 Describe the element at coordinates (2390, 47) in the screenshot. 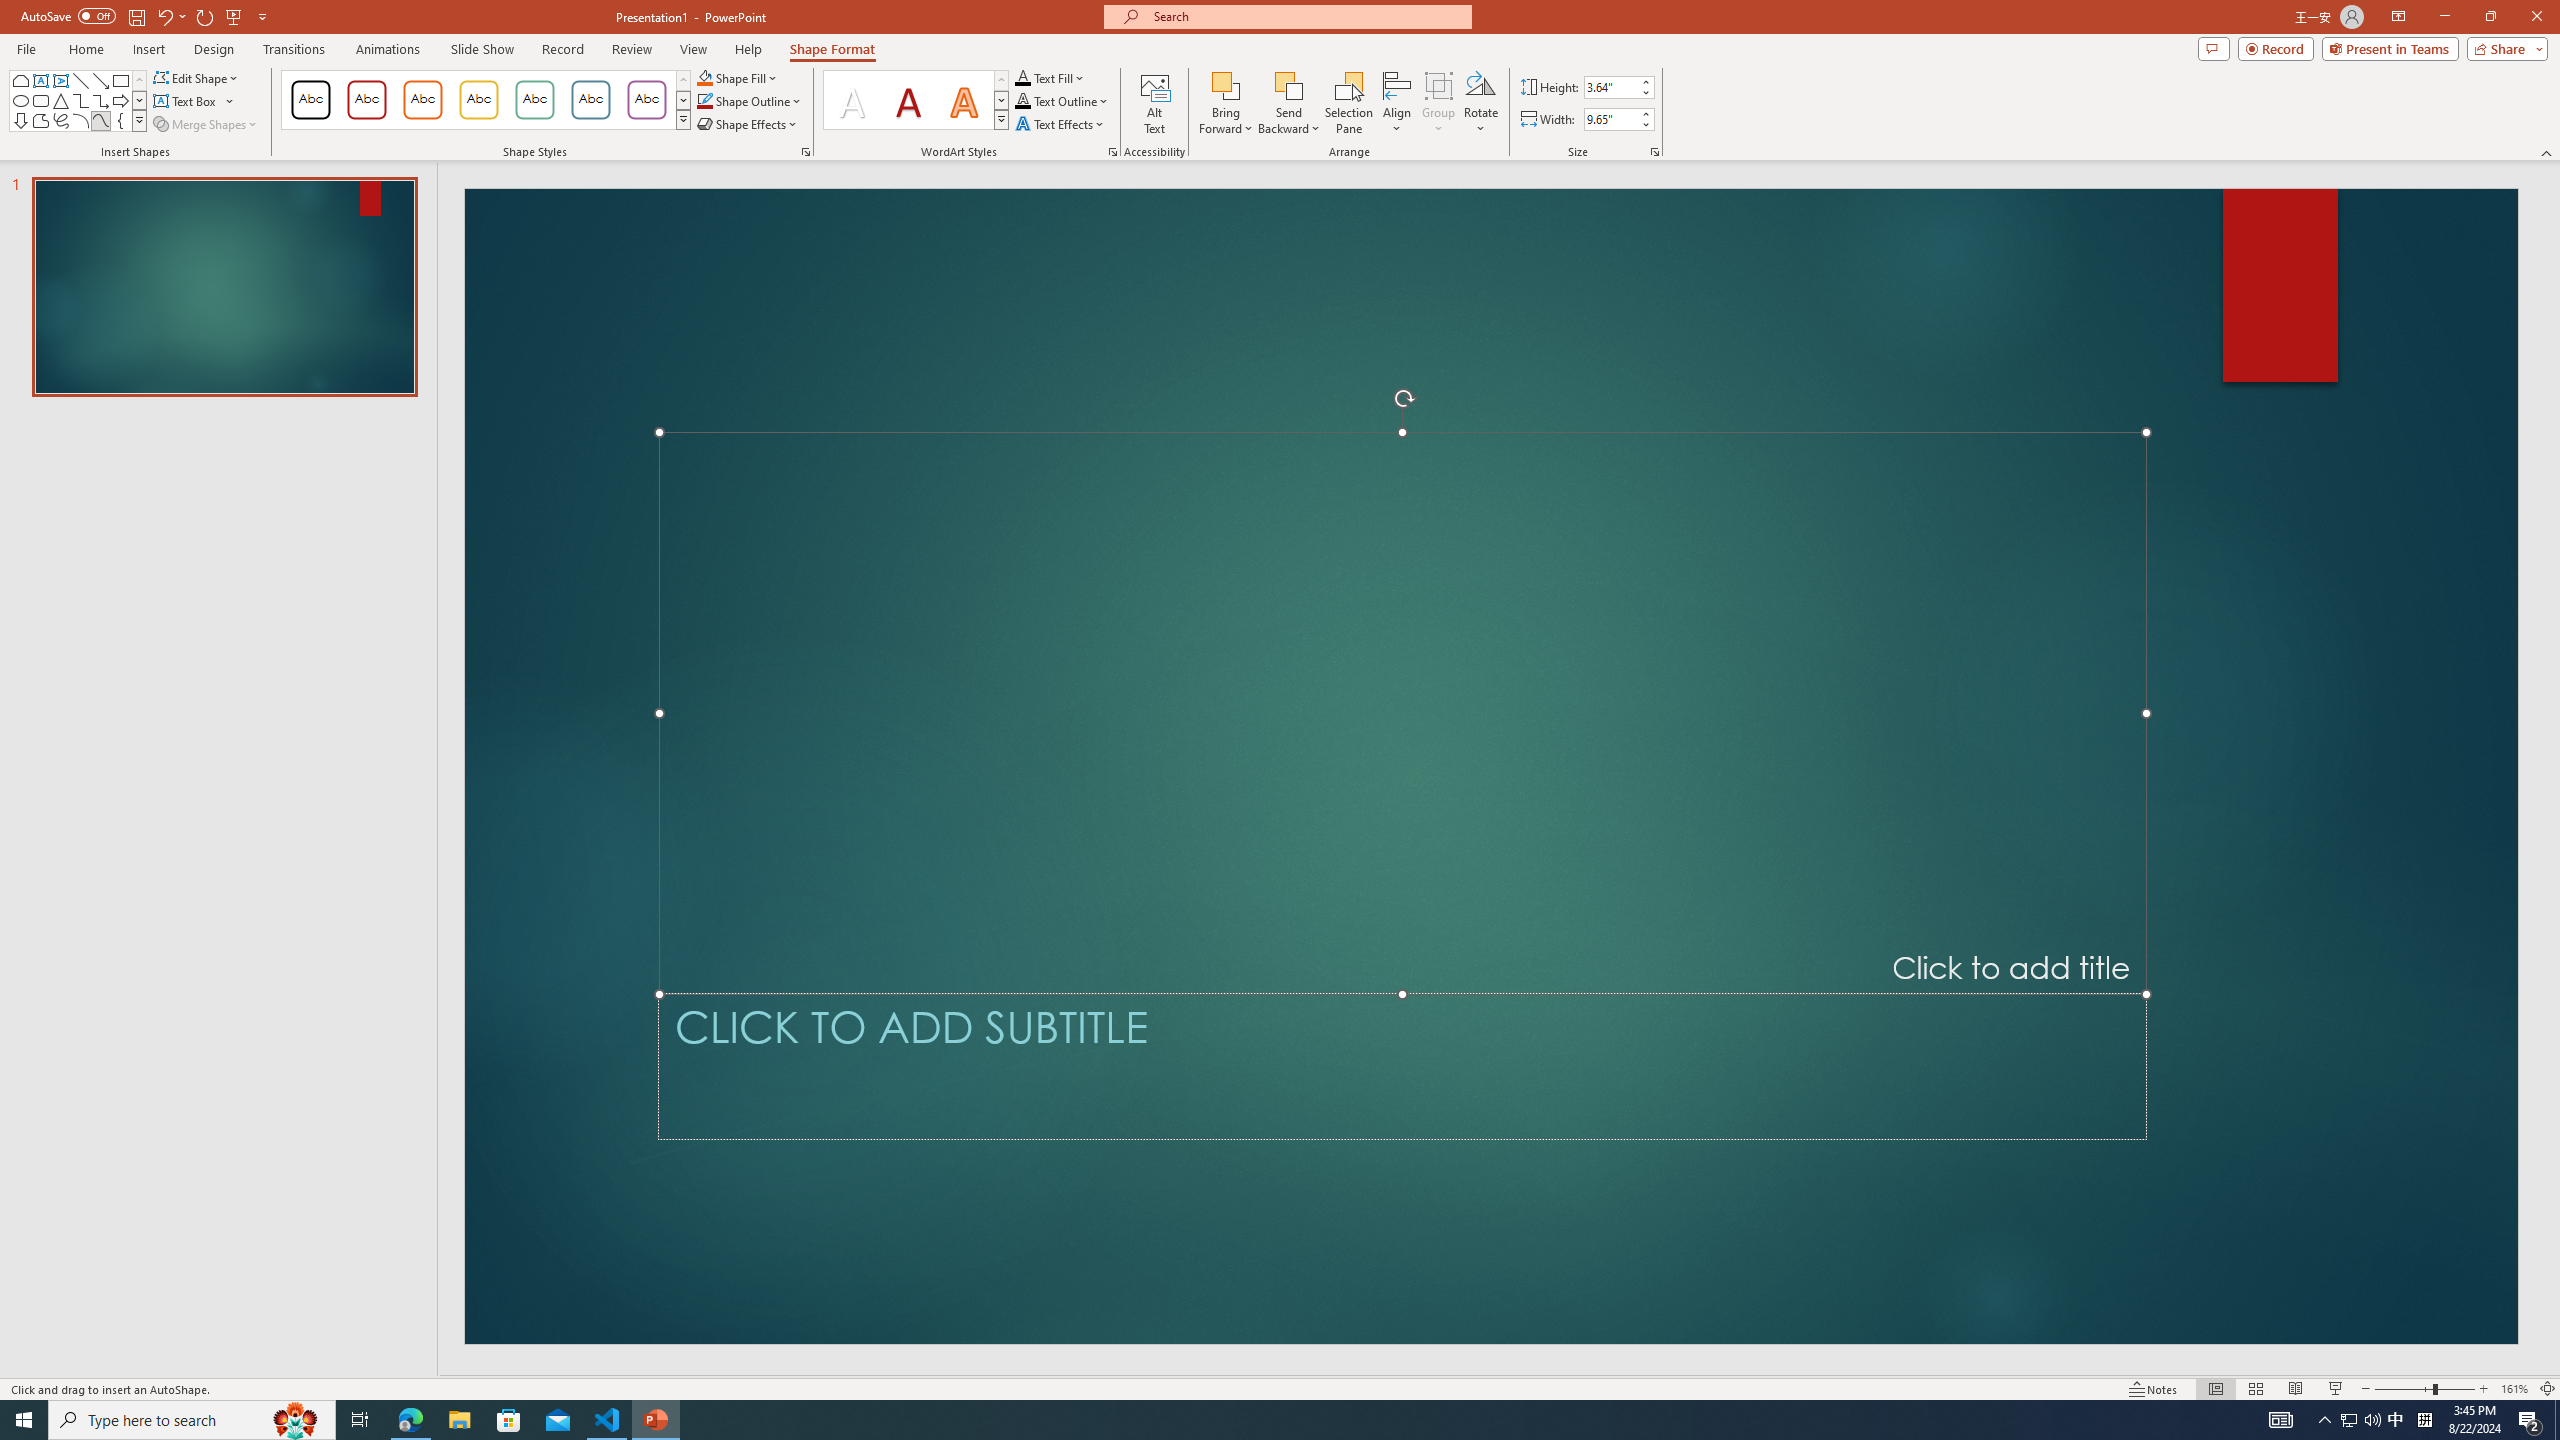

I see `'Present in Teams'` at that location.